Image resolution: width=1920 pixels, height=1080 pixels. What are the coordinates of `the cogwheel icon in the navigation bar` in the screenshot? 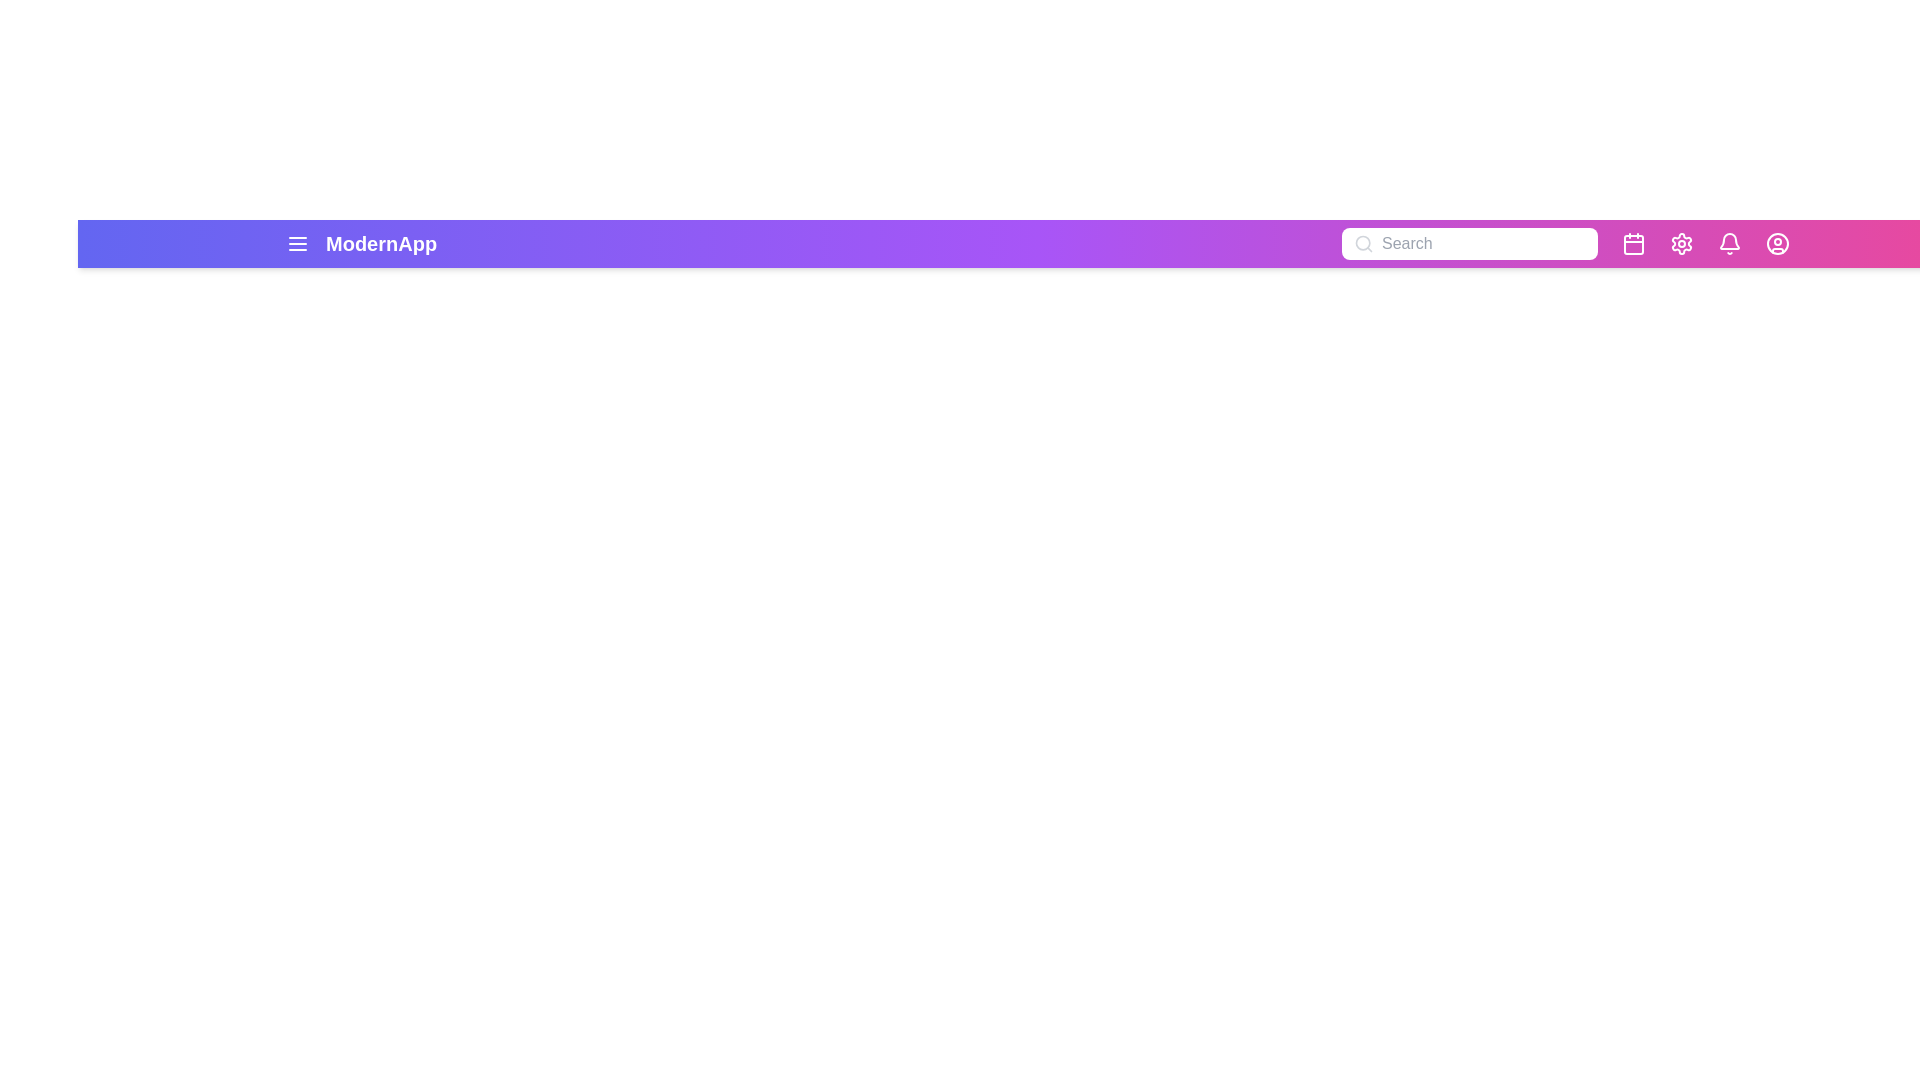 It's located at (1680, 242).